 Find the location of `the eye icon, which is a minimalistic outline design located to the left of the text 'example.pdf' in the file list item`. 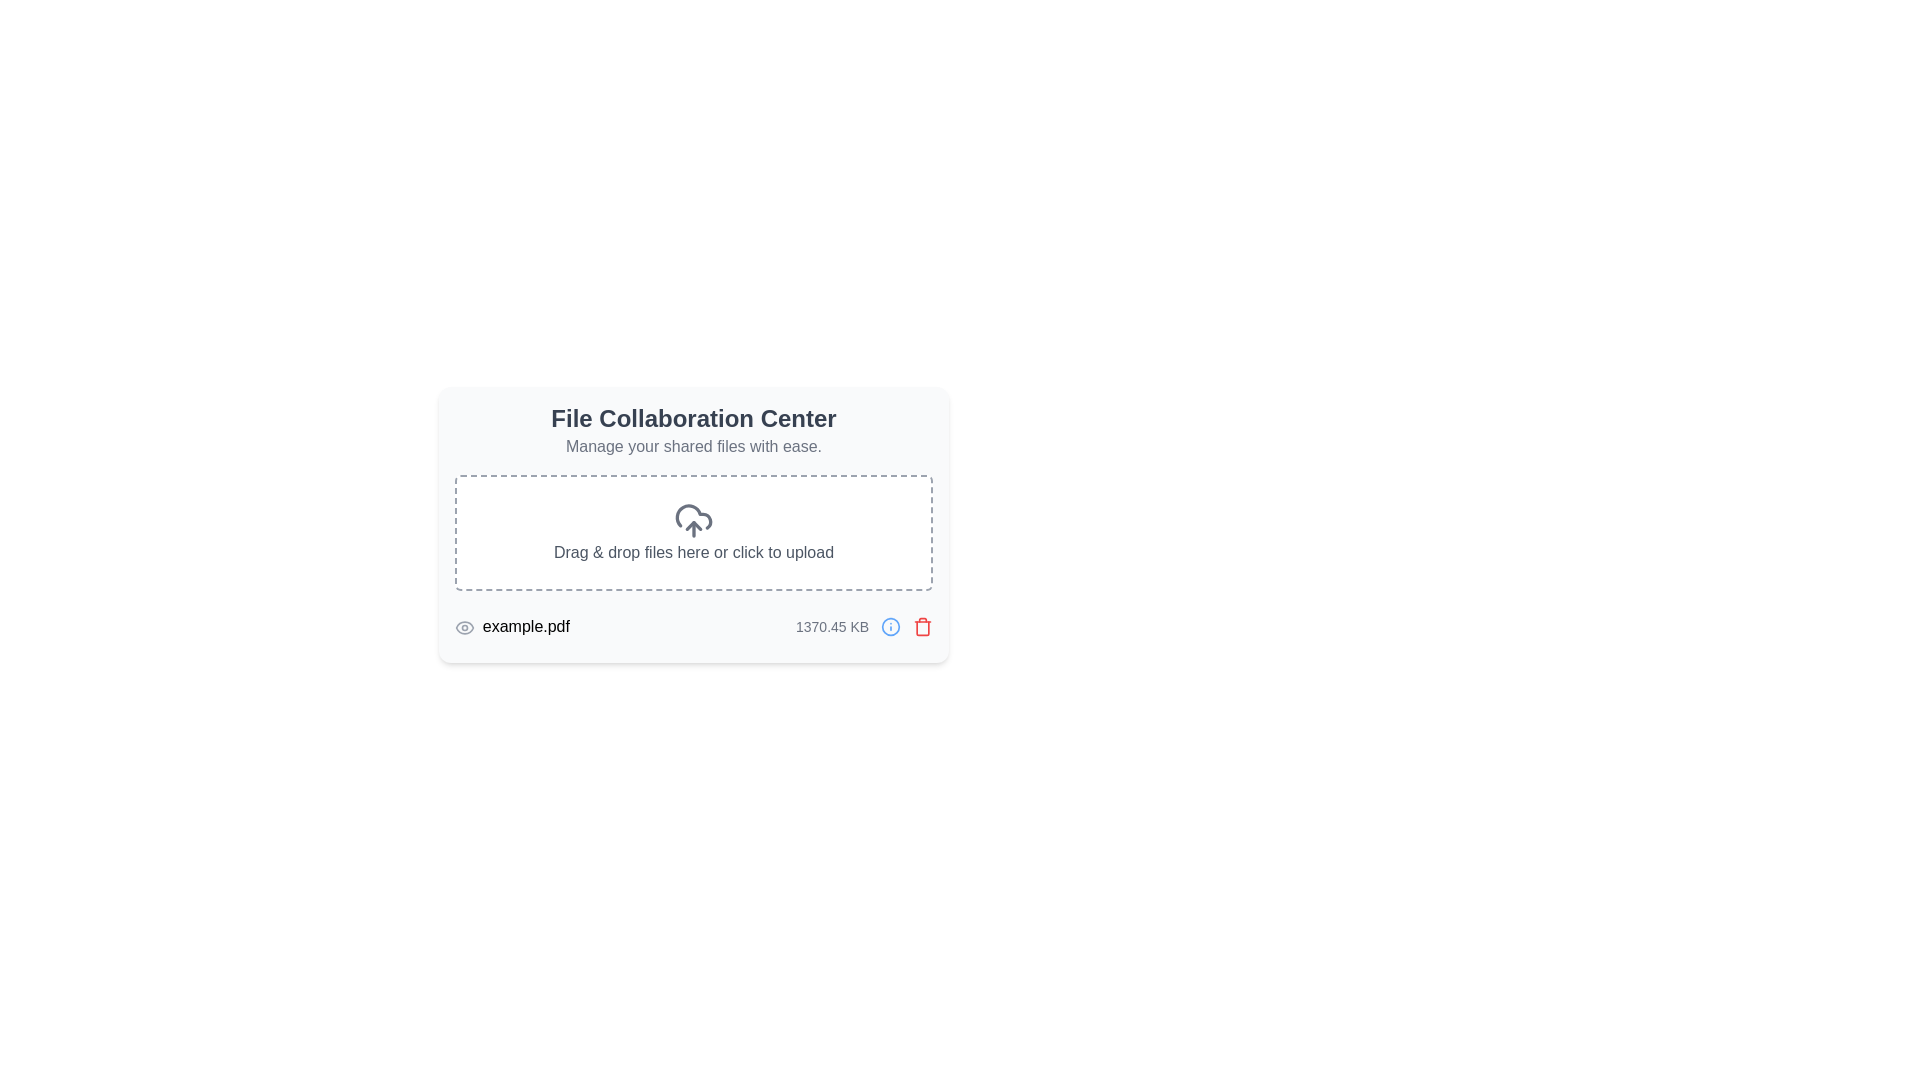

the eye icon, which is a minimalistic outline design located to the left of the text 'example.pdf' in the file list item is located at coordinates (463, 626).